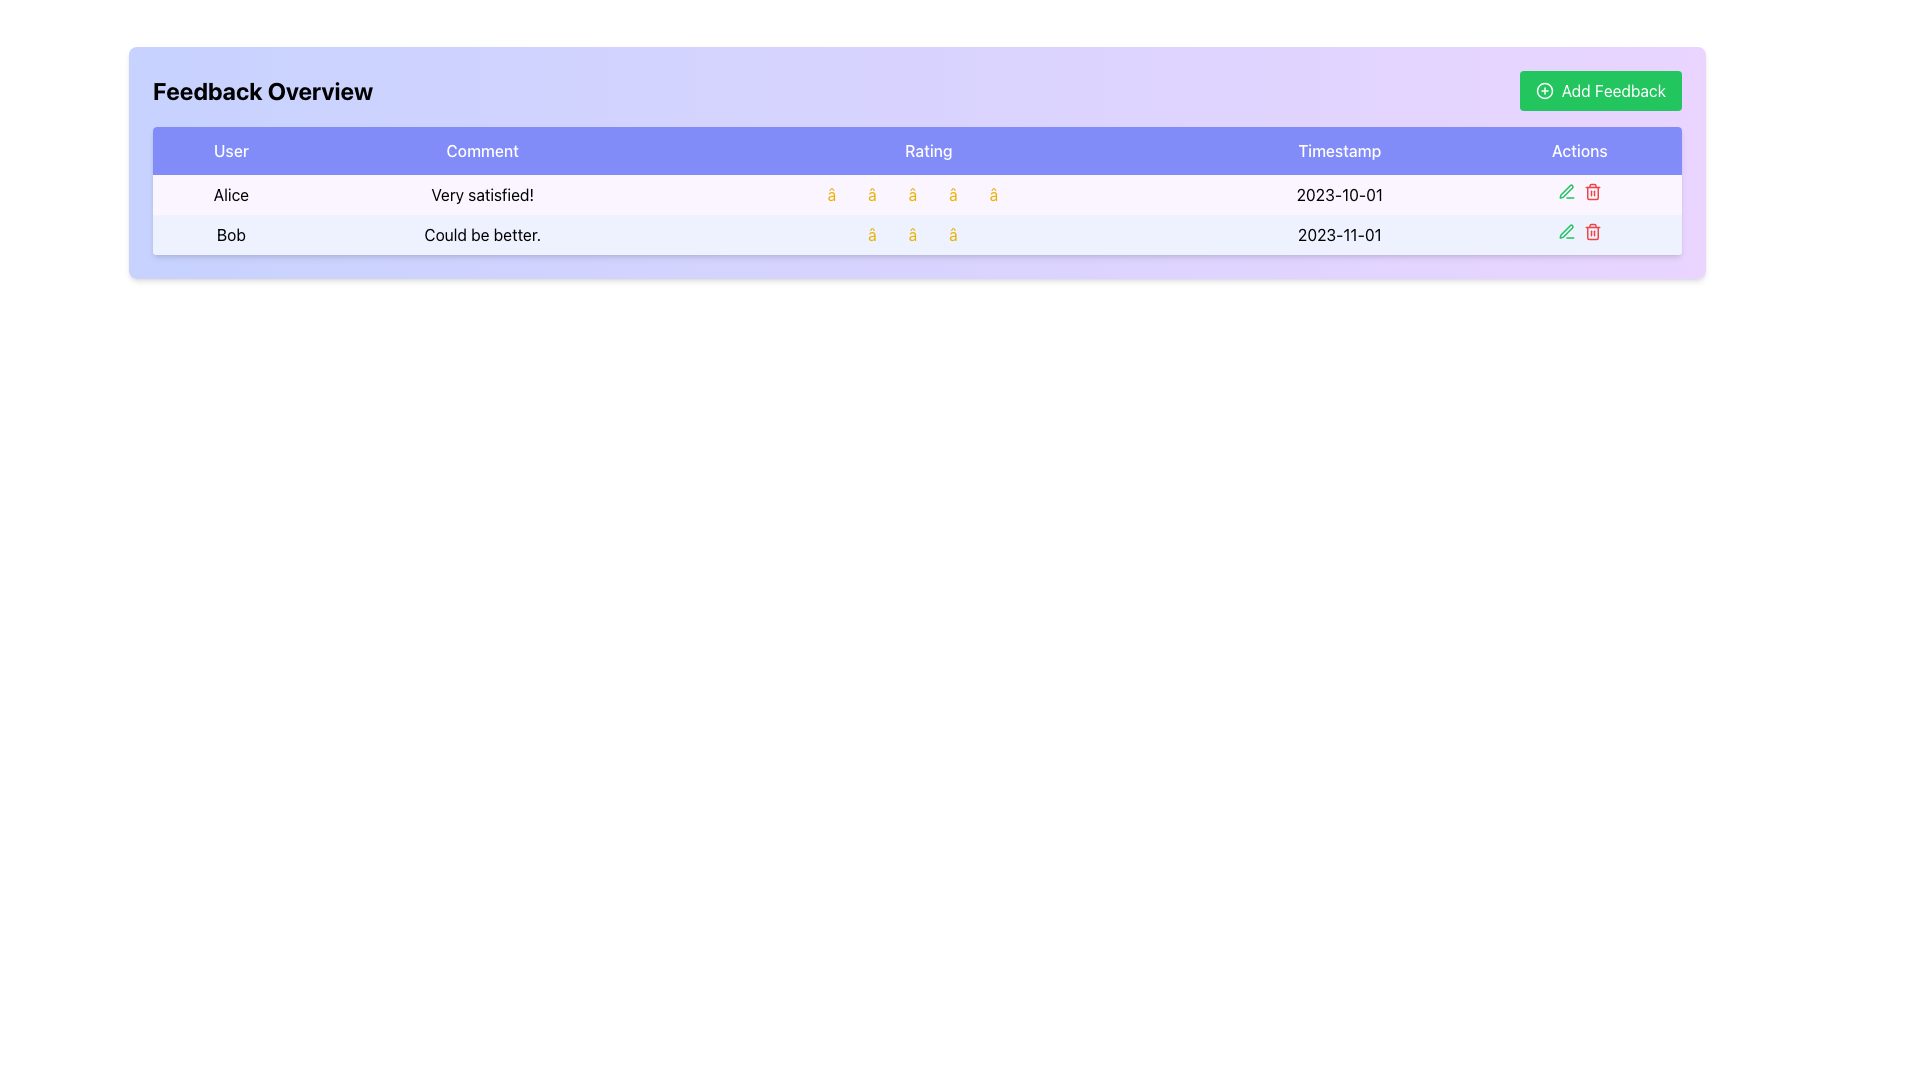  I want to click on the small circular icon with a green border and a plus sign, which is located to the left of the 'Add Feedback' text in the top-right green rectangular button, so click(1543, 91).